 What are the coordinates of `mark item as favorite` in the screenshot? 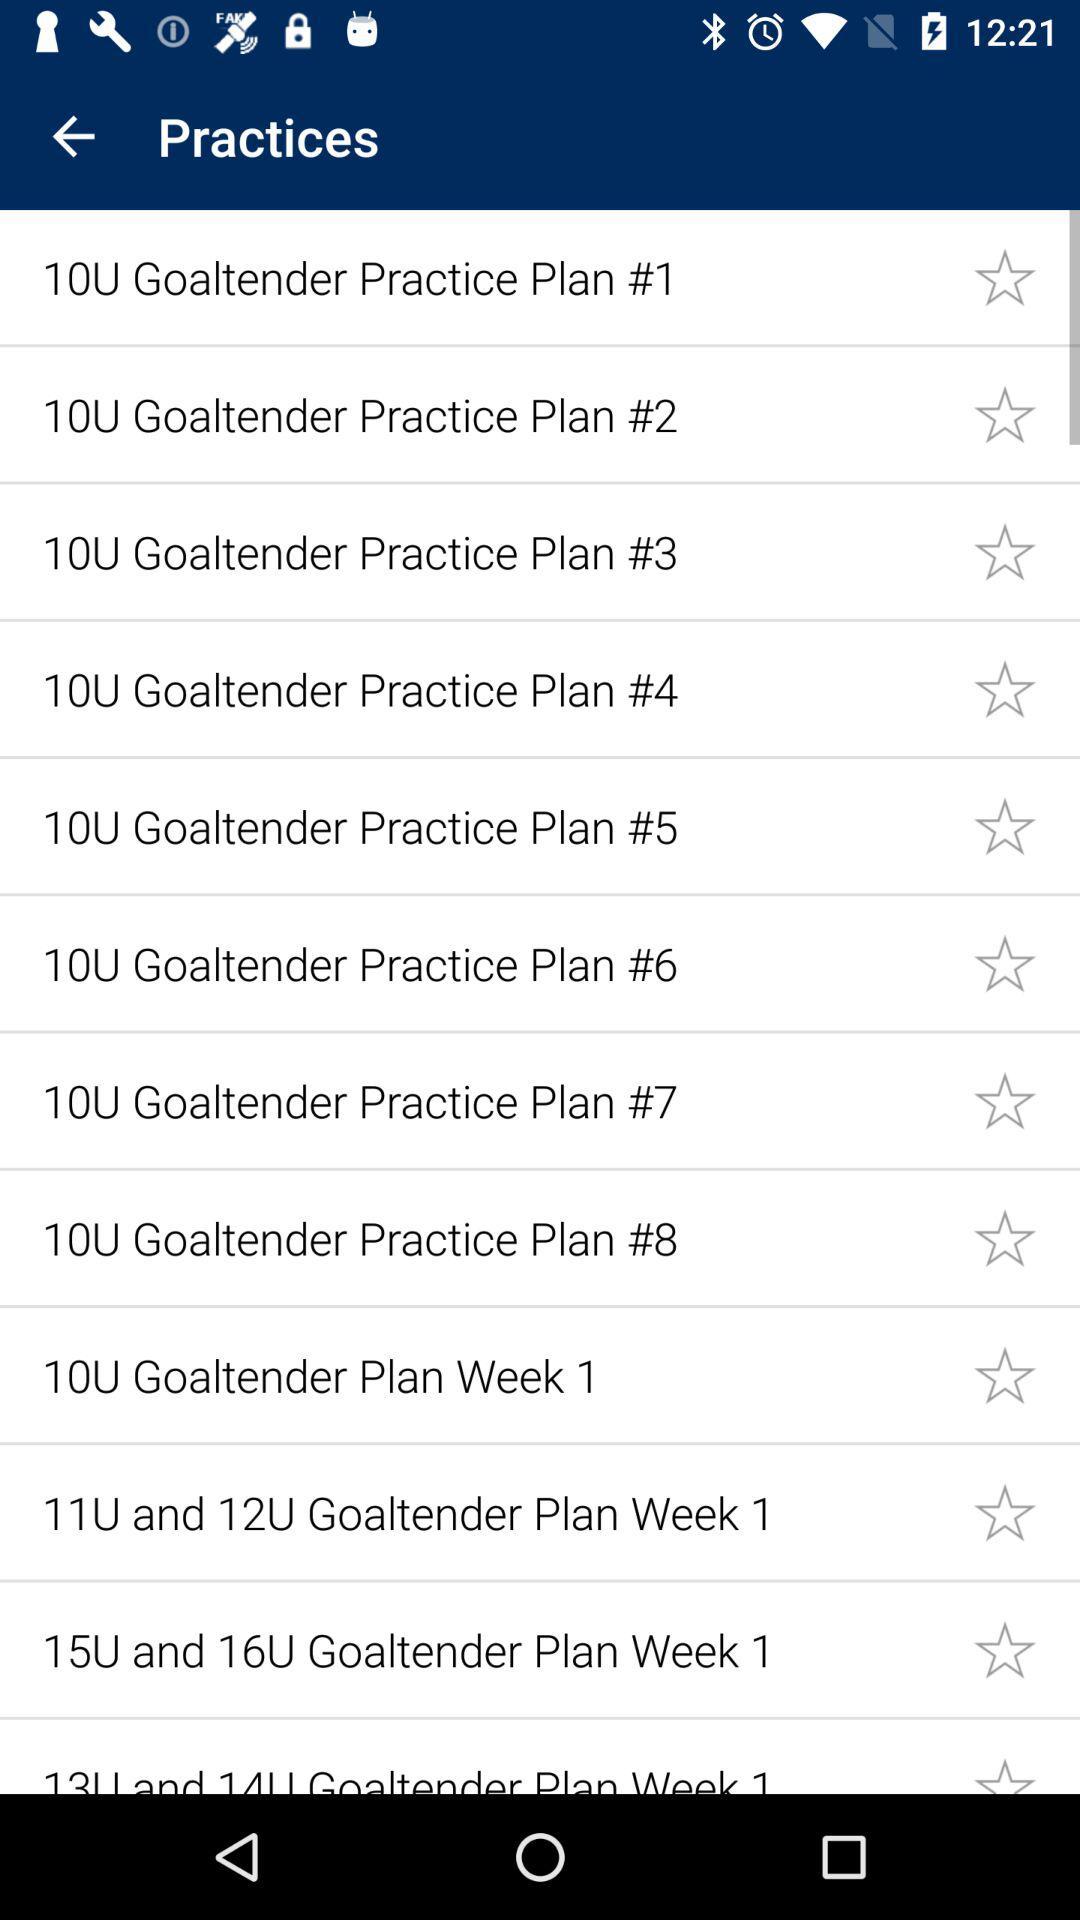 It's located at (1026, 1099).